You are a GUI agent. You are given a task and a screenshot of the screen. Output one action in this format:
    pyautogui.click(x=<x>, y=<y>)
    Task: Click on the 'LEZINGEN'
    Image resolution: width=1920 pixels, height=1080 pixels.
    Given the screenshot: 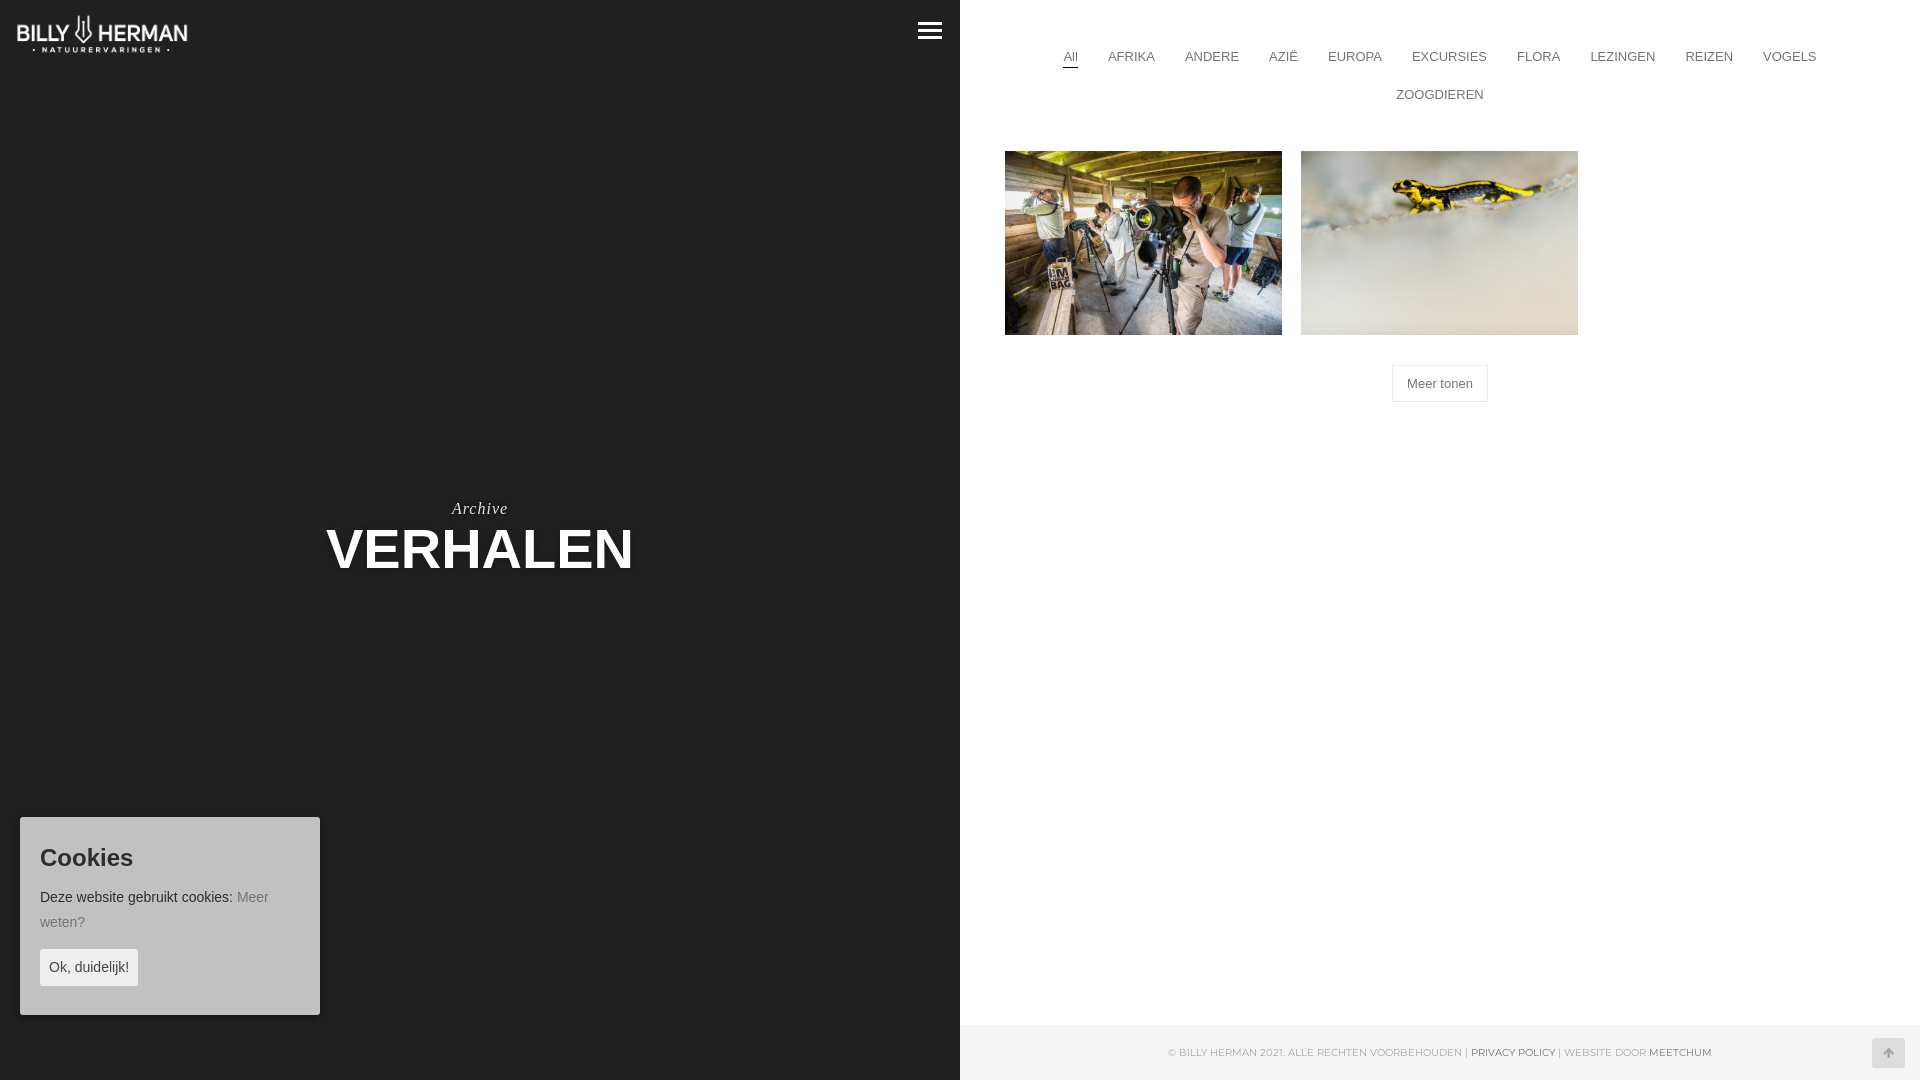 What is the action you would take?
    pyautogui.click(x=1622, y=55)
    